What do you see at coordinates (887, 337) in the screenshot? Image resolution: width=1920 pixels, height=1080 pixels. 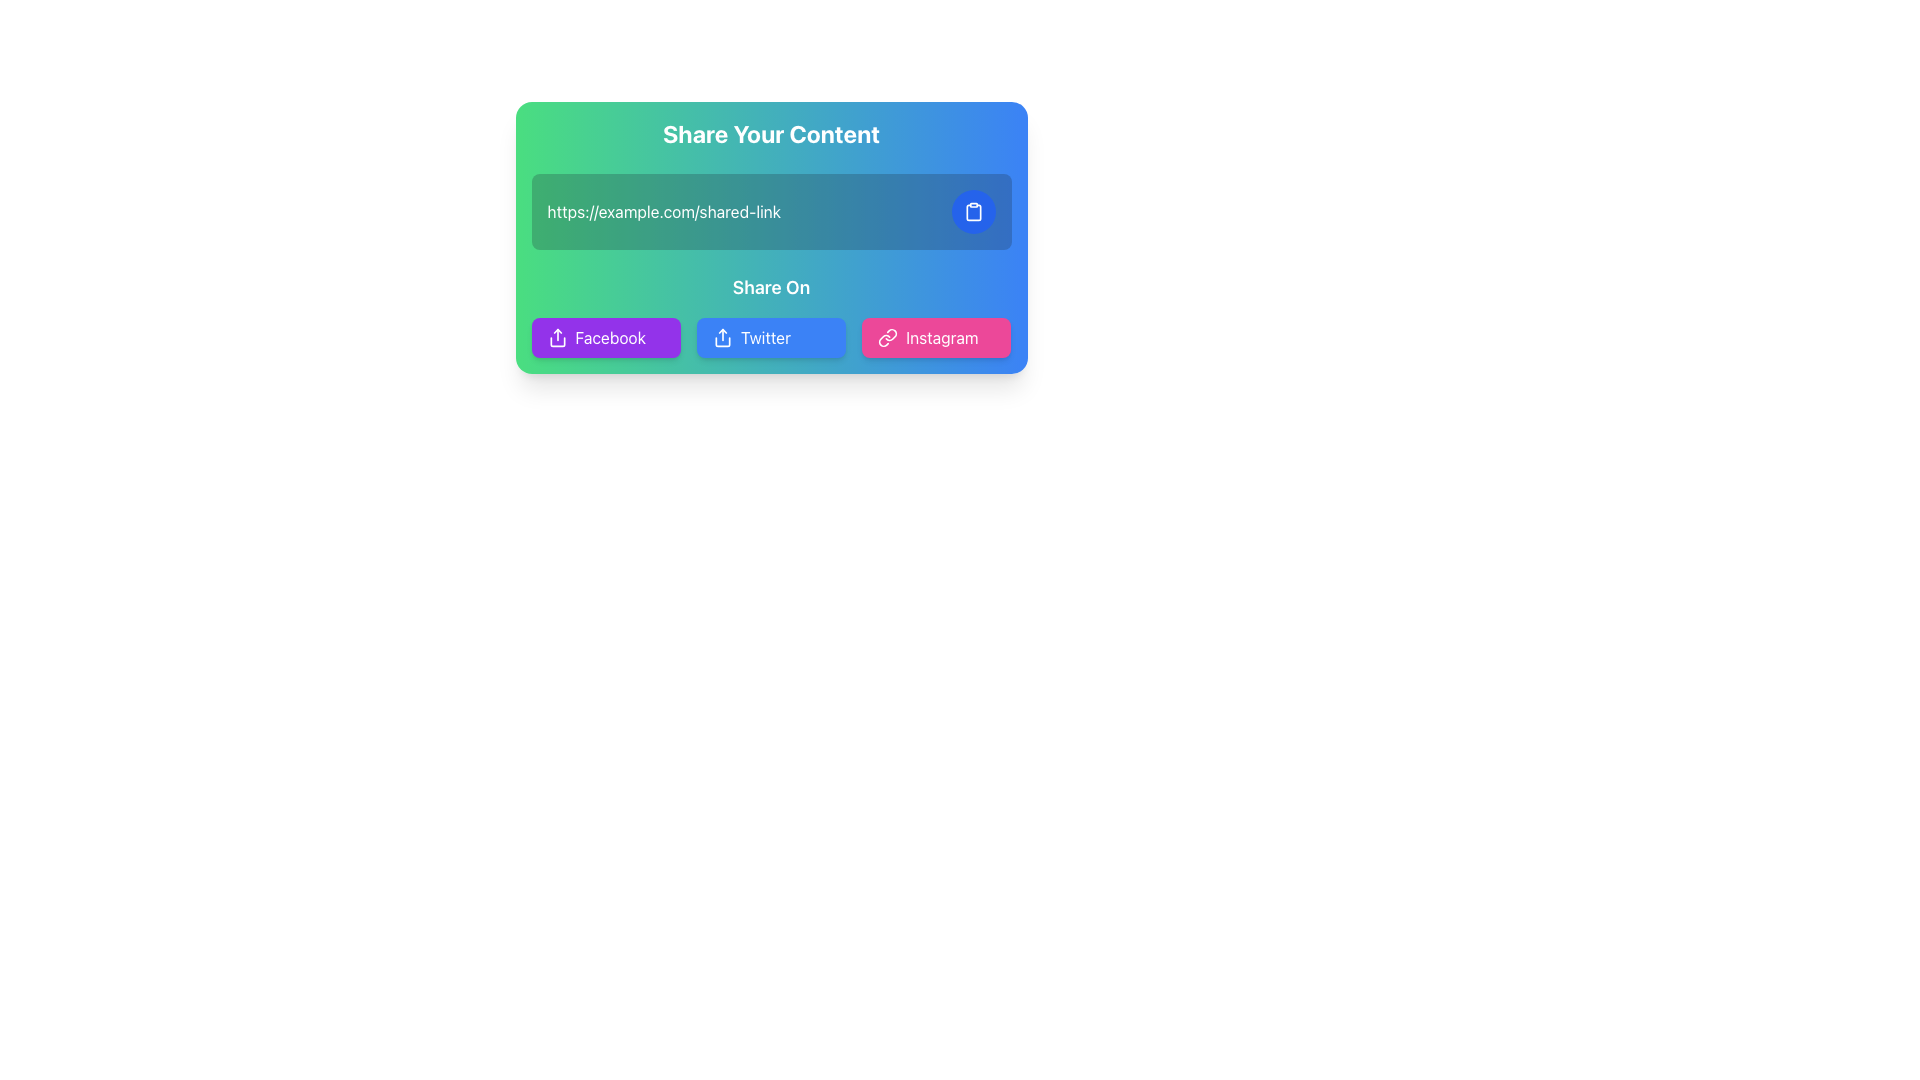 I see `the 'Instagram' button, which contains an icon styled as two interlinked rings, located in the bottom-right corner of the 'Share On' section` at bounding box center [887, 337].